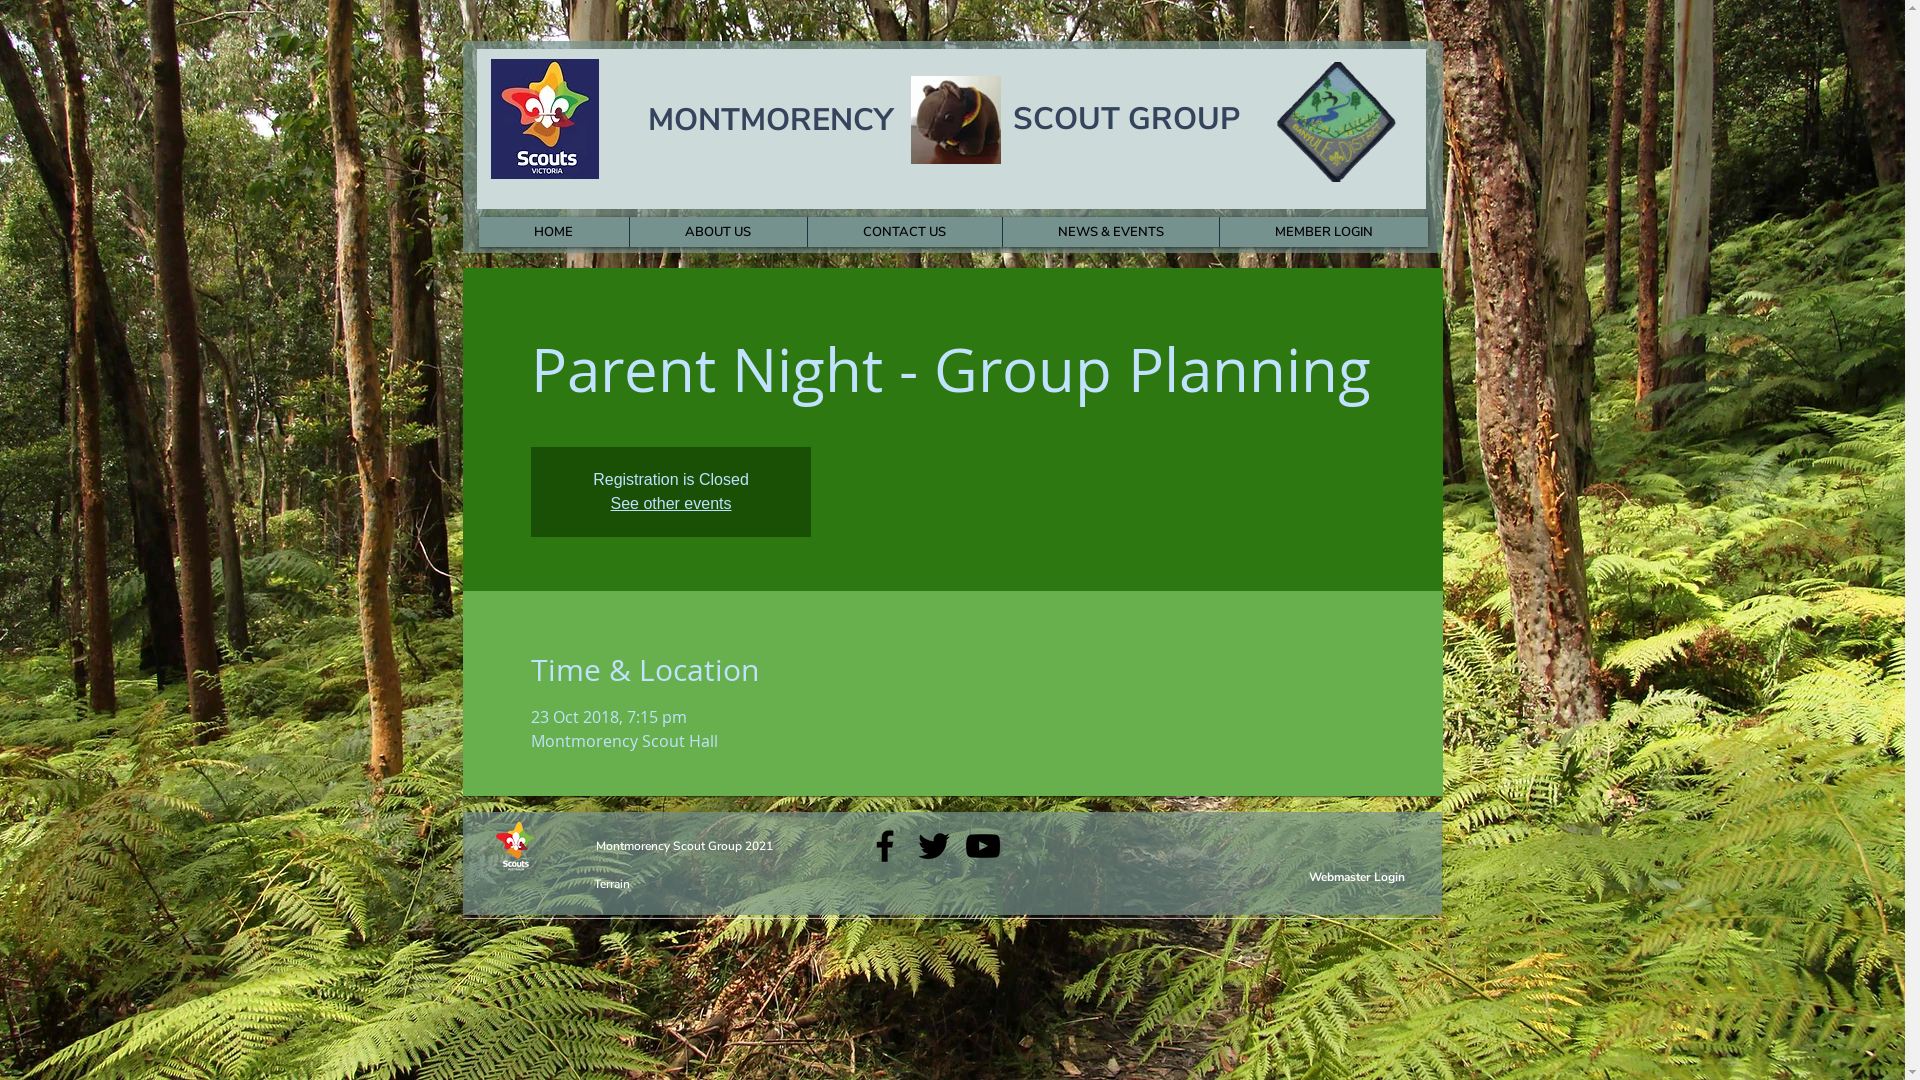 This screenshot has height=1080, width=1920. What do you see at coordinates (552, 230) in the screenshot?
I see `'HOME'` at bounding box center [552, 230].